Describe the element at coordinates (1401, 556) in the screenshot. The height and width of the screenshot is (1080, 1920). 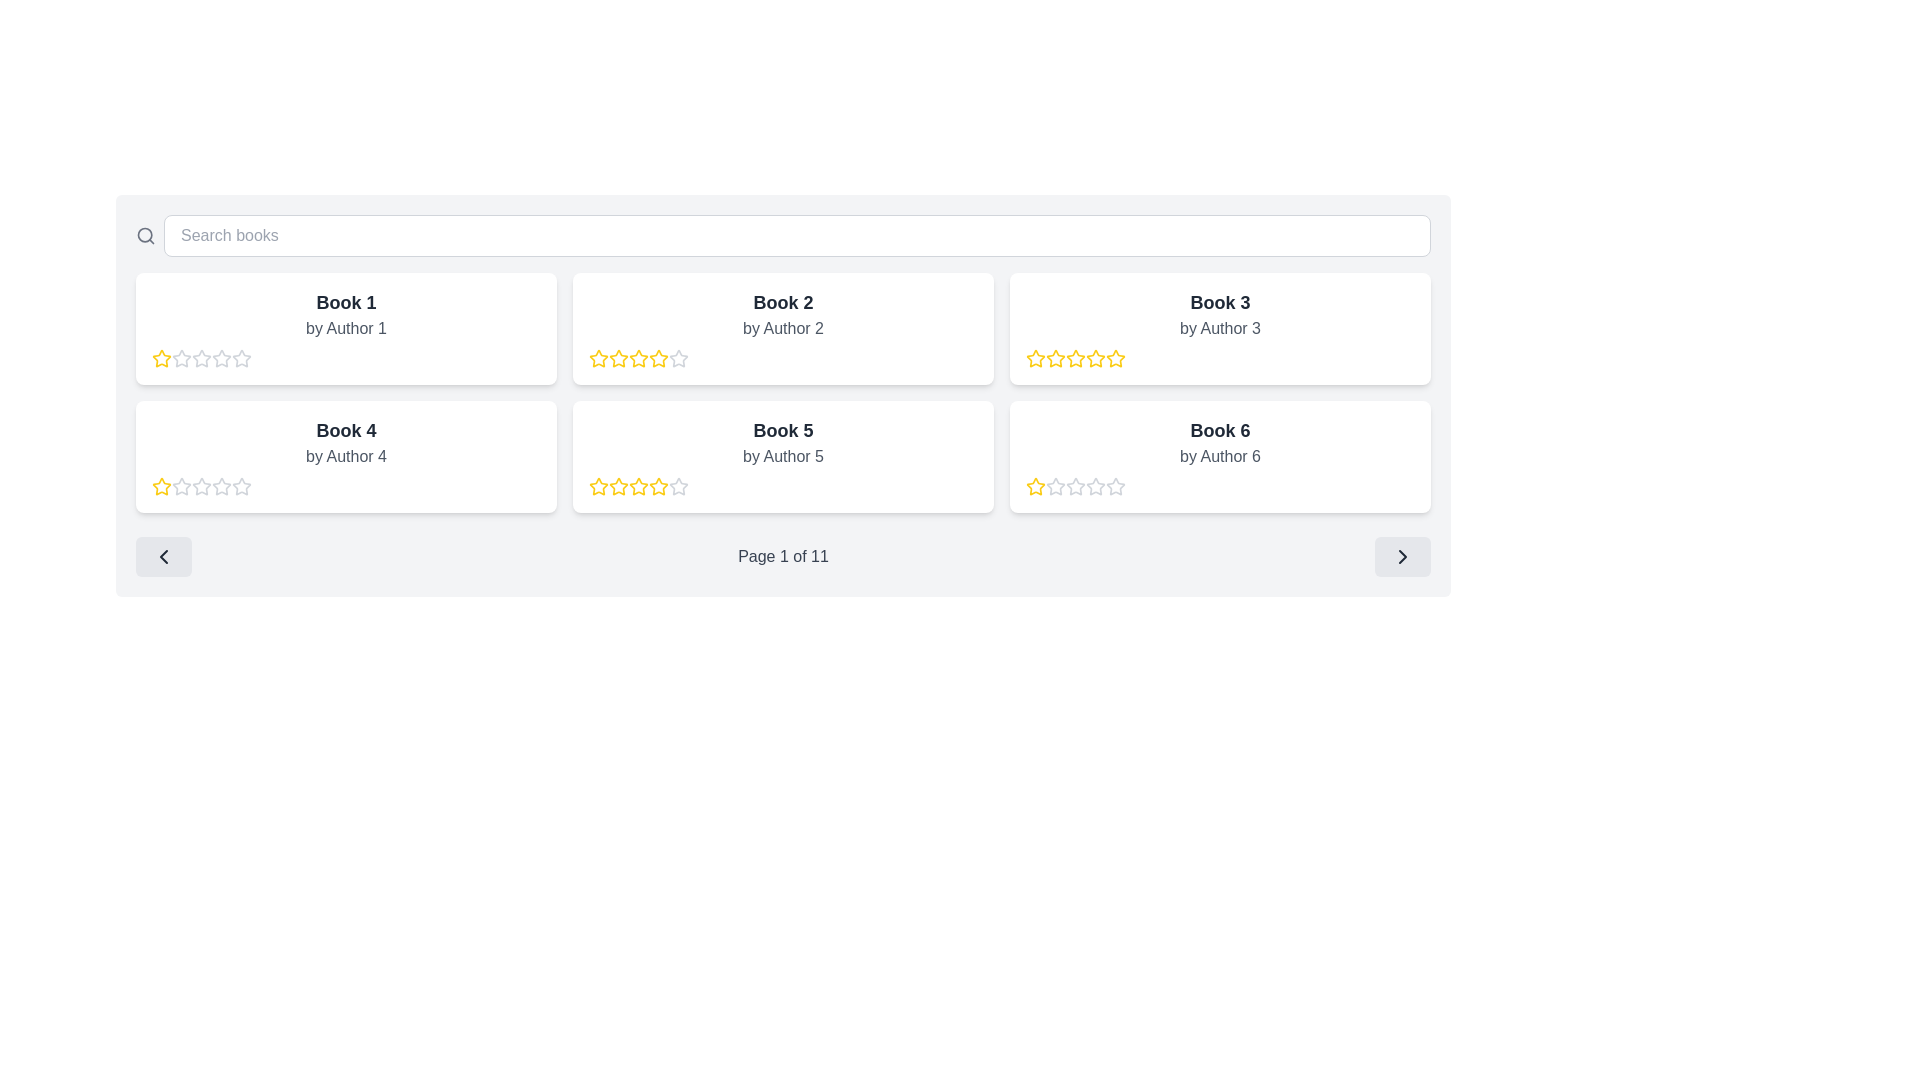
I see `the chevron icon located at the far-right side of the footer navigation area` at that location.